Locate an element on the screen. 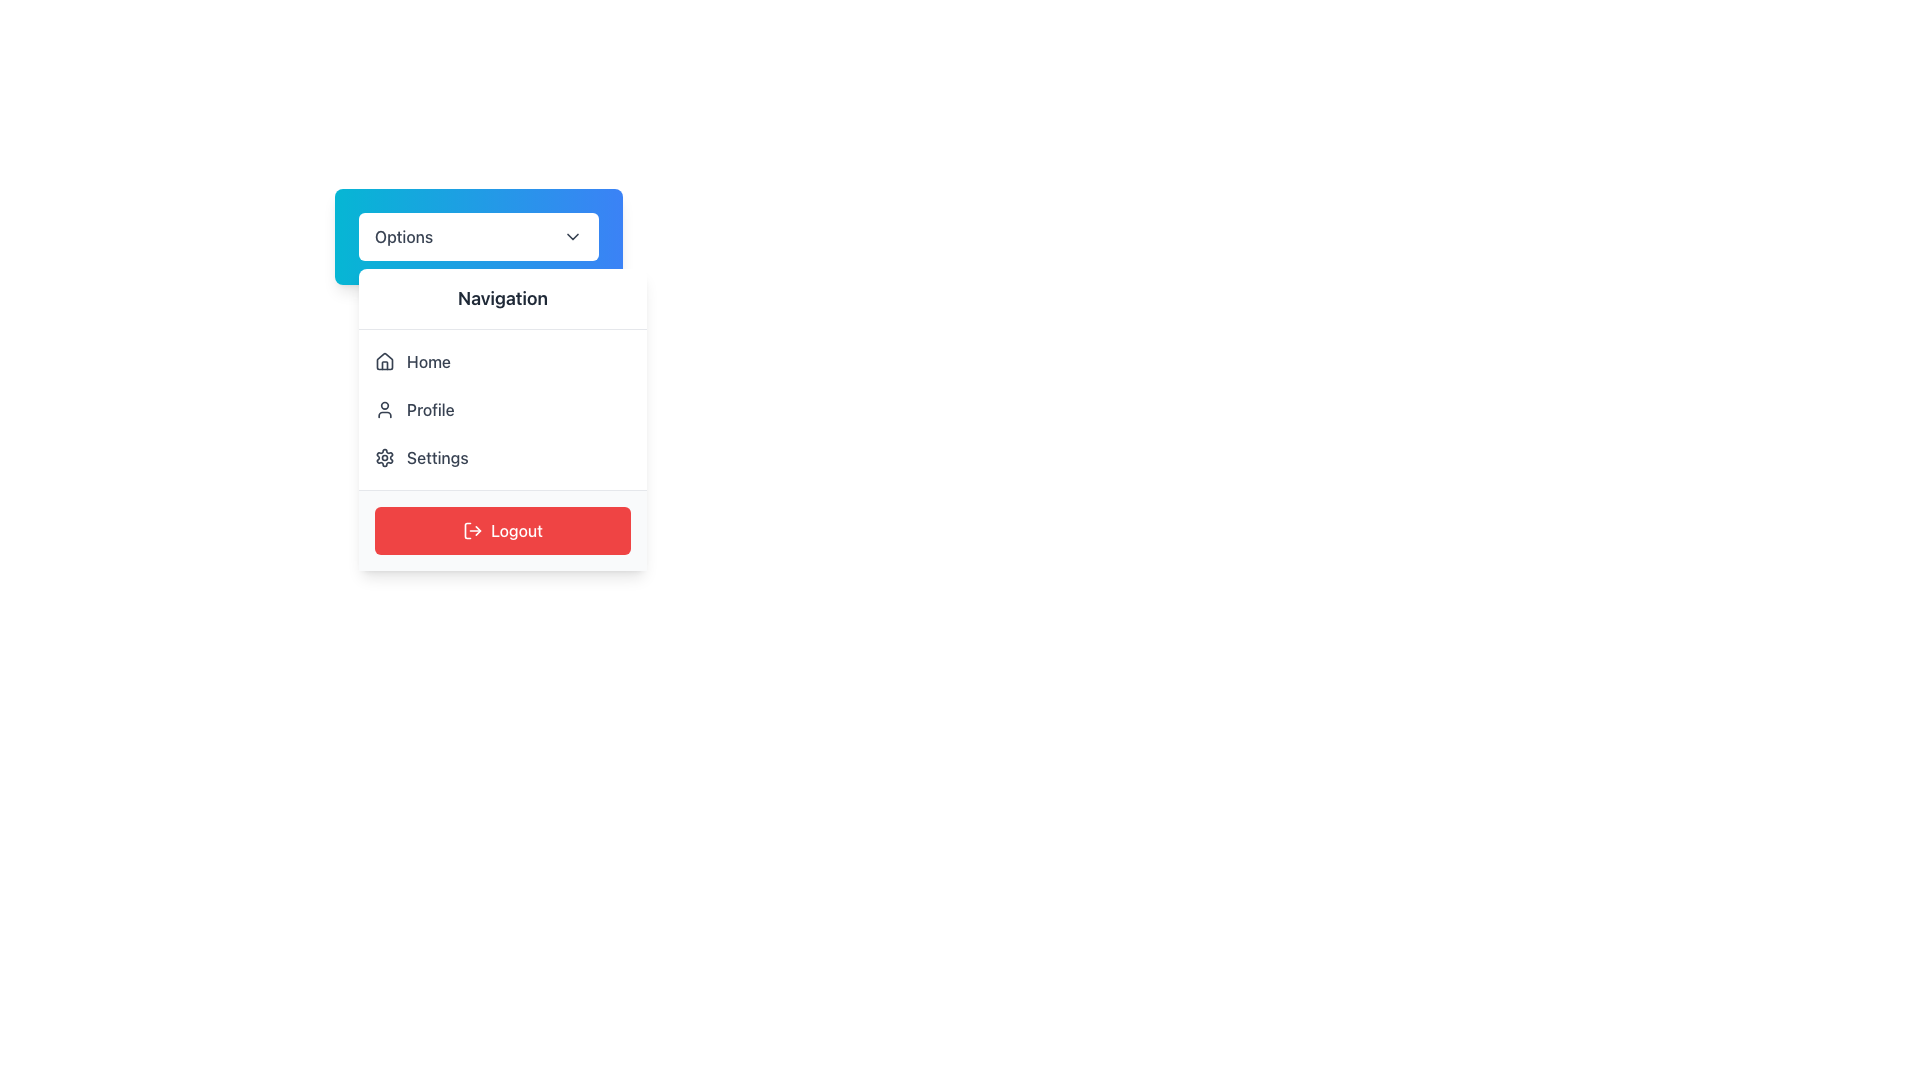 This screenshot has width=1920, height=1080. the house-shaped icon located within the 'Navigation' dropdown menu, adjacent to the 'Home' text is located at coordinates (384, 361).